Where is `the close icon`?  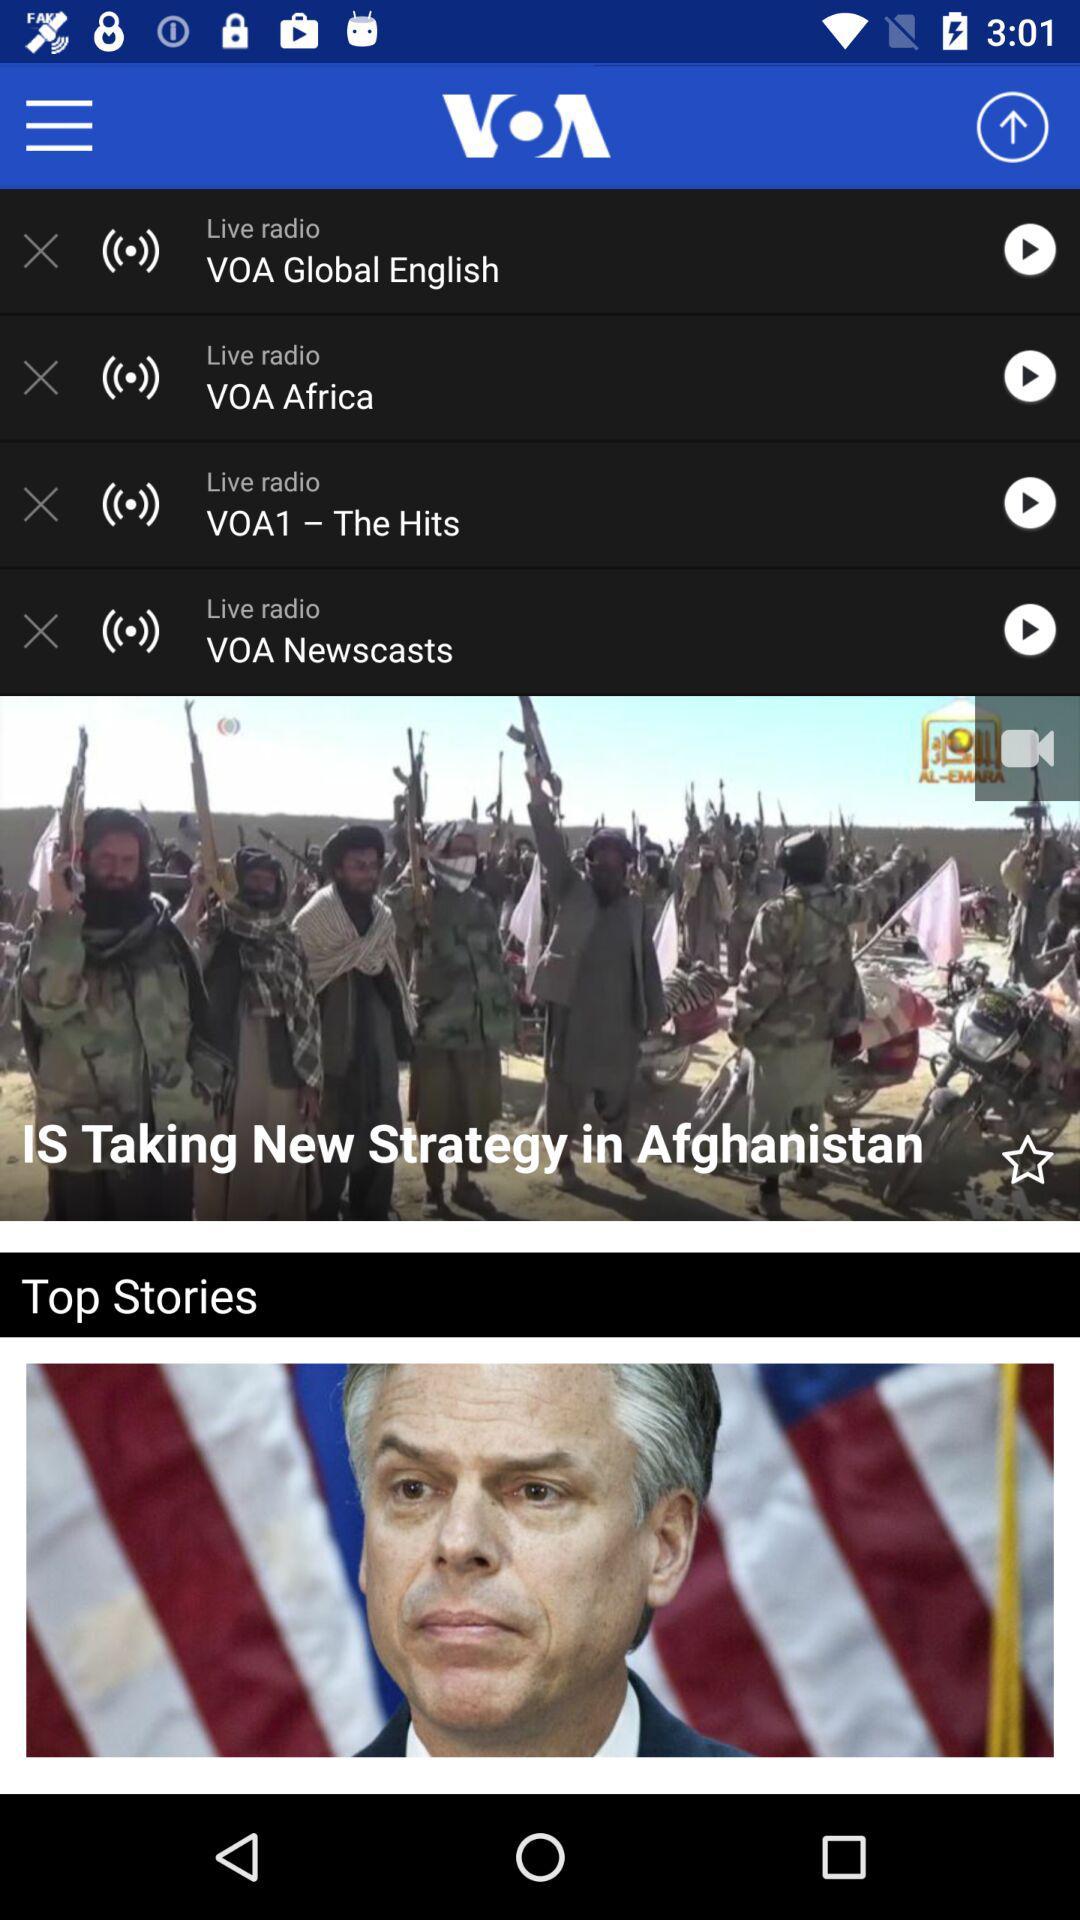
the close icon is located at coordinates (50, 249).